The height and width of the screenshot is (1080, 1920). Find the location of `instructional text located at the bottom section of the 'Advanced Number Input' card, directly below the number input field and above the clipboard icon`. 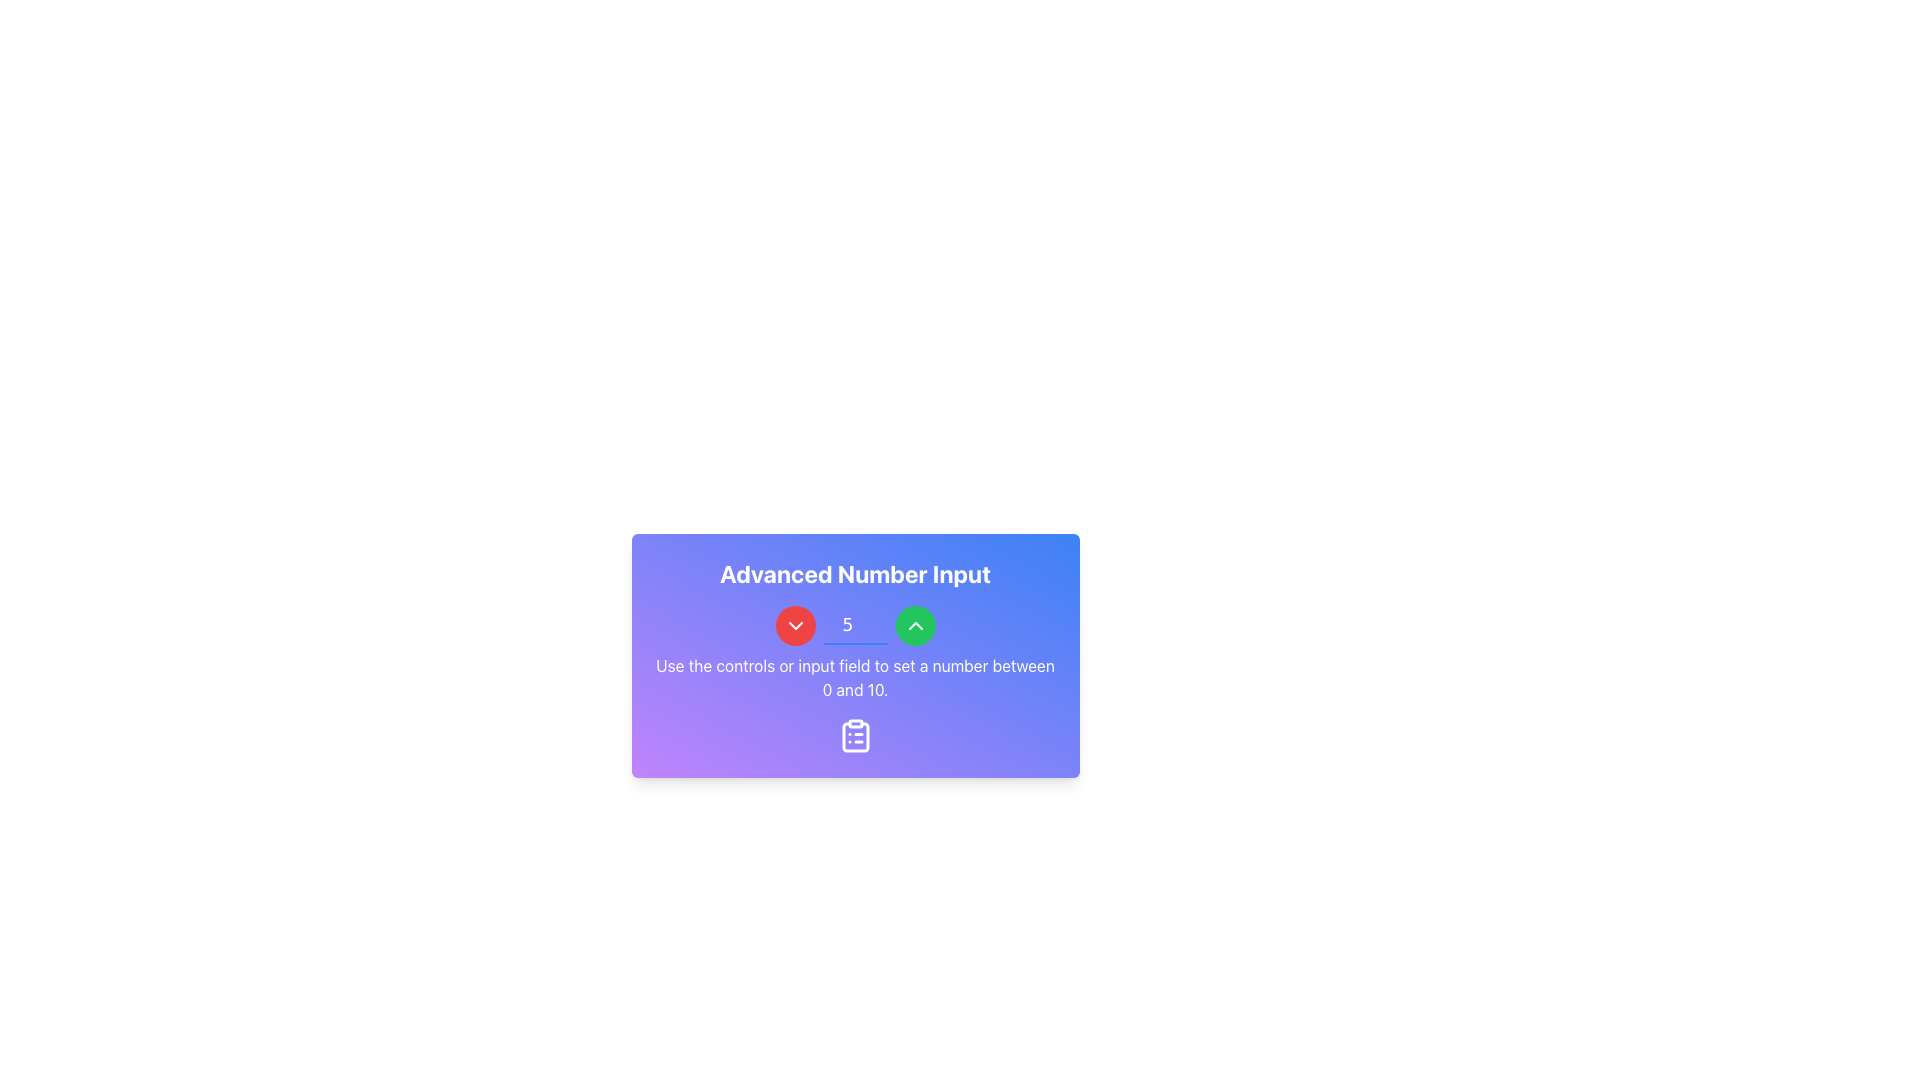

instructional text located at the bottom section of the 'Advanced Number Input' card, directly below the number input field and above the clipboard icon is located at coordinates (855, 677).